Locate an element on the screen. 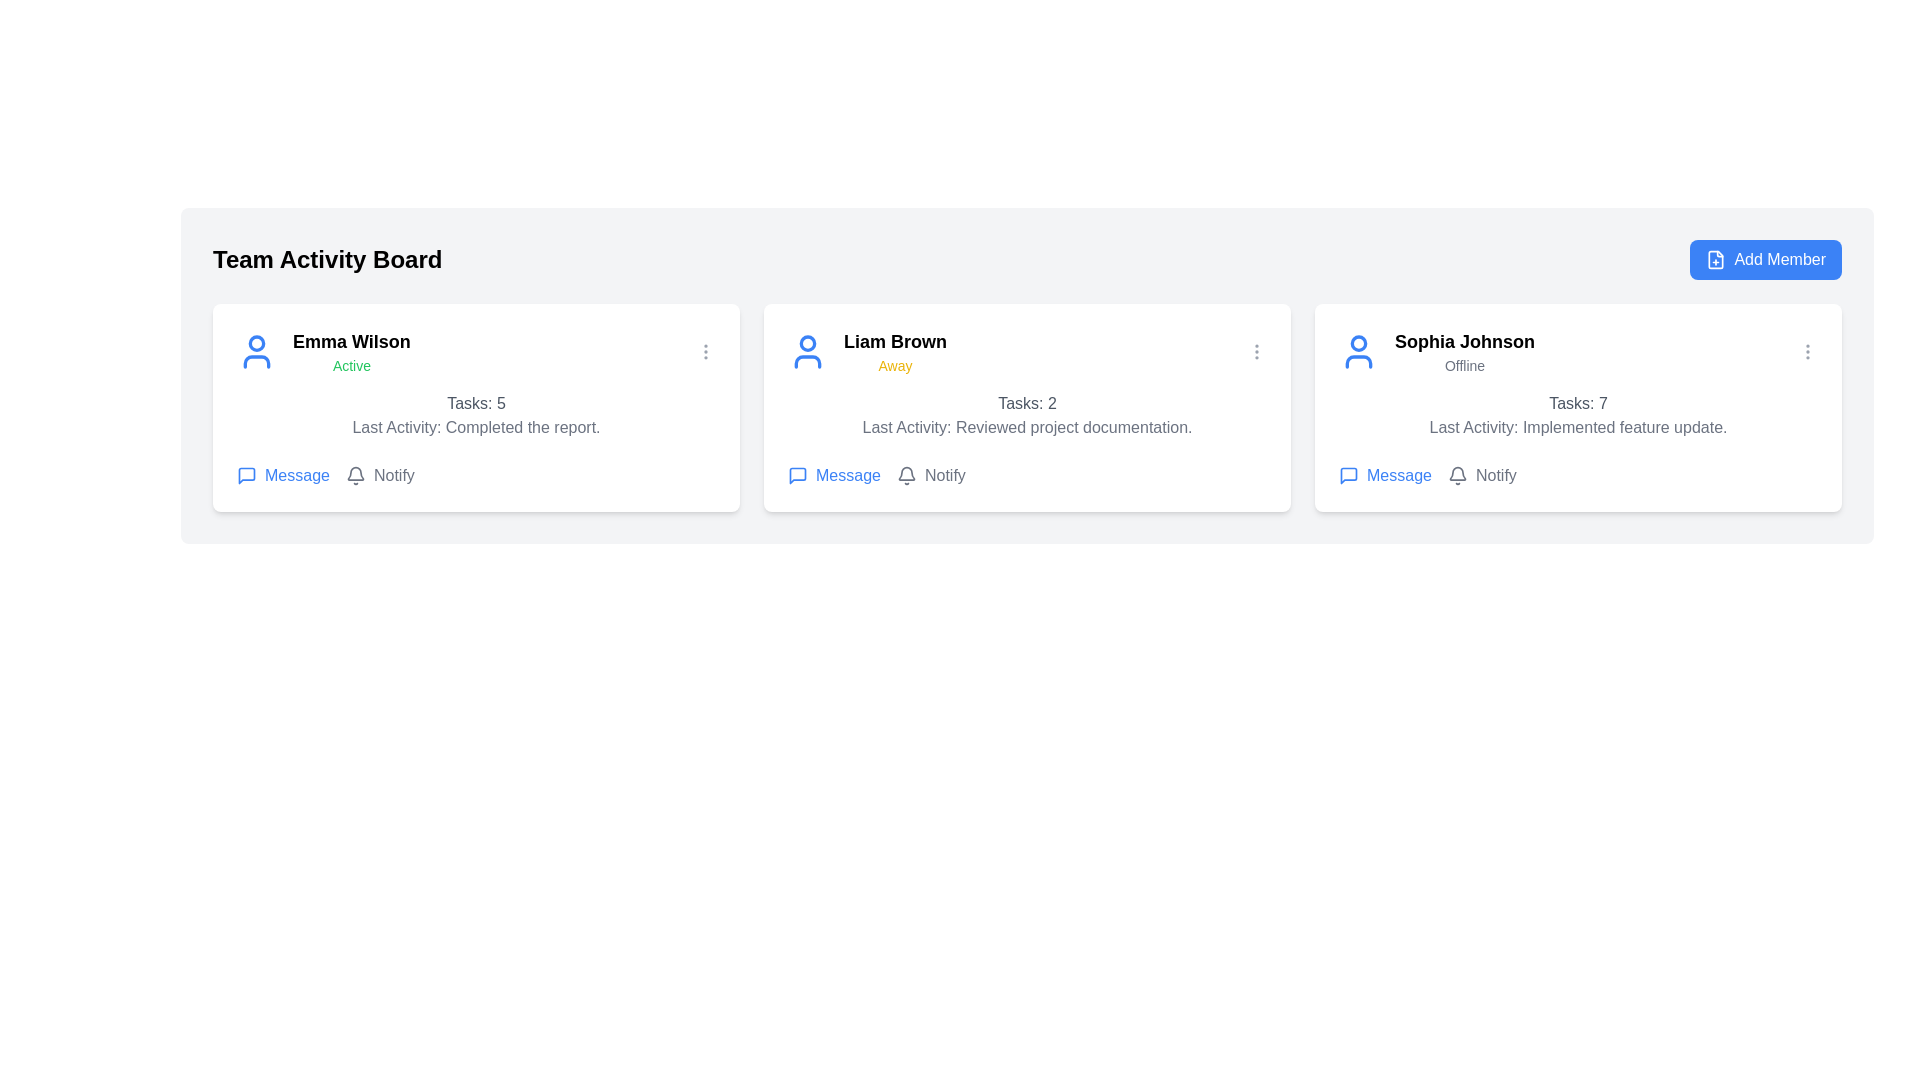 This screenshot has height=1080, width=1920. the 'Message' button styled with blue text and a speech bubble icon located in the bottom-left corner of the card for 'Sophia Johnson' is located at coordinates (1384, 475).